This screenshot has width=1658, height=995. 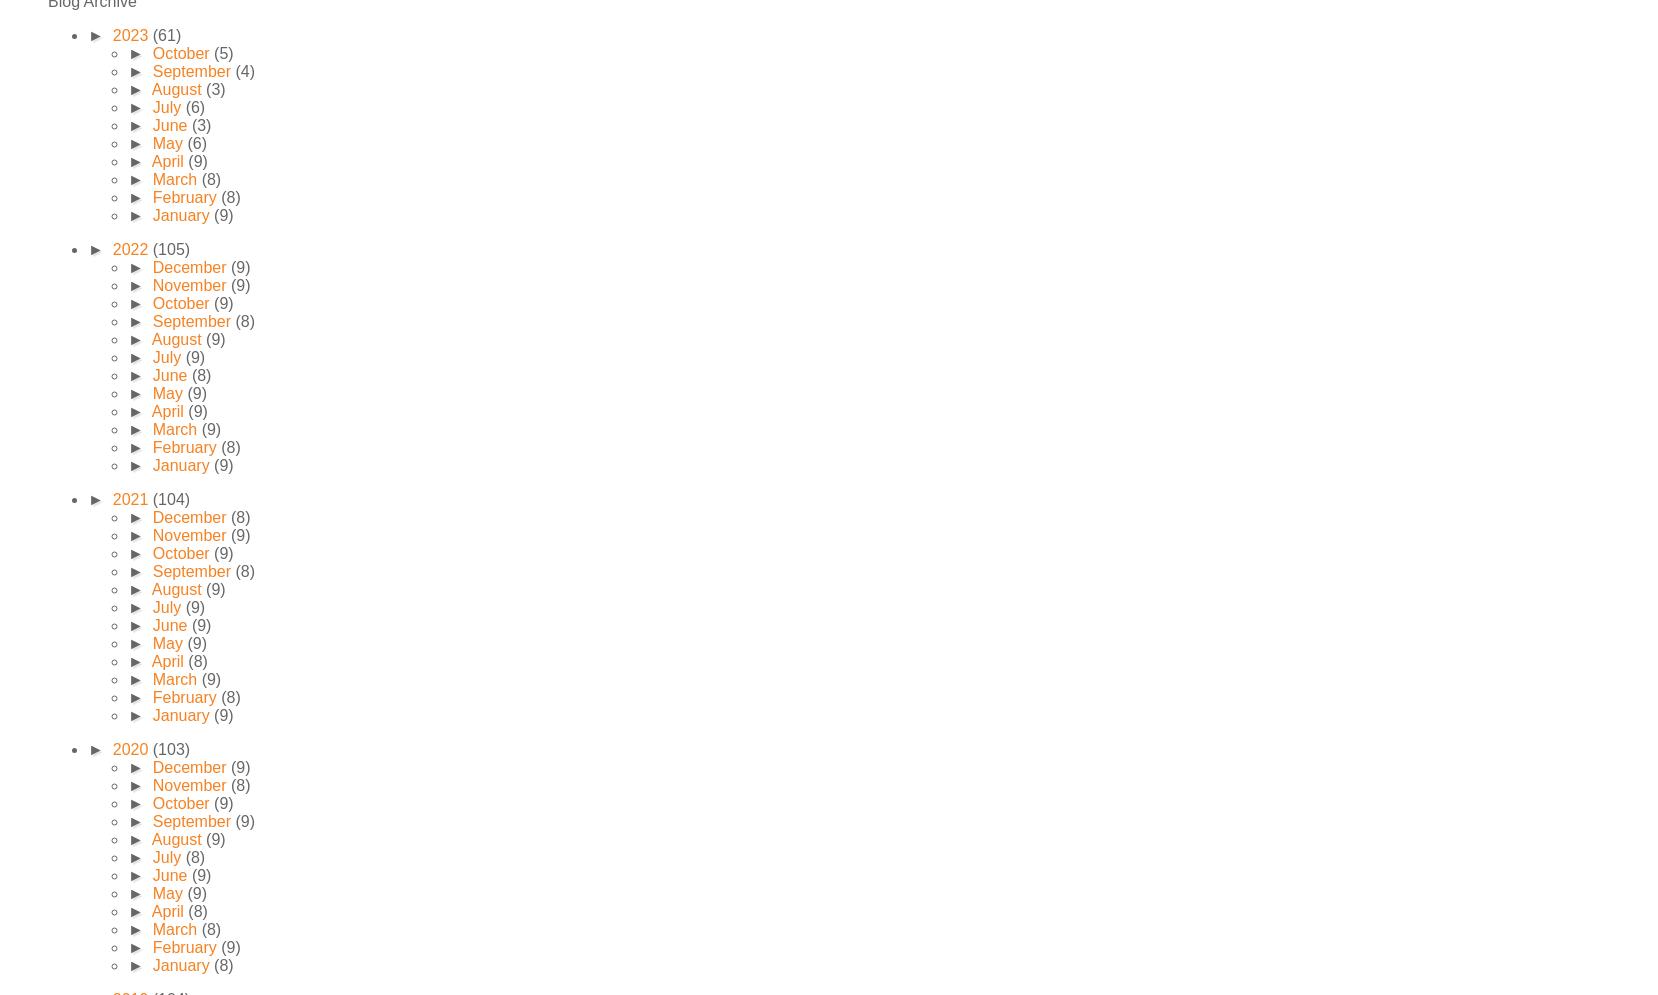 I want to click on '2022', so click(x=111, y=249).